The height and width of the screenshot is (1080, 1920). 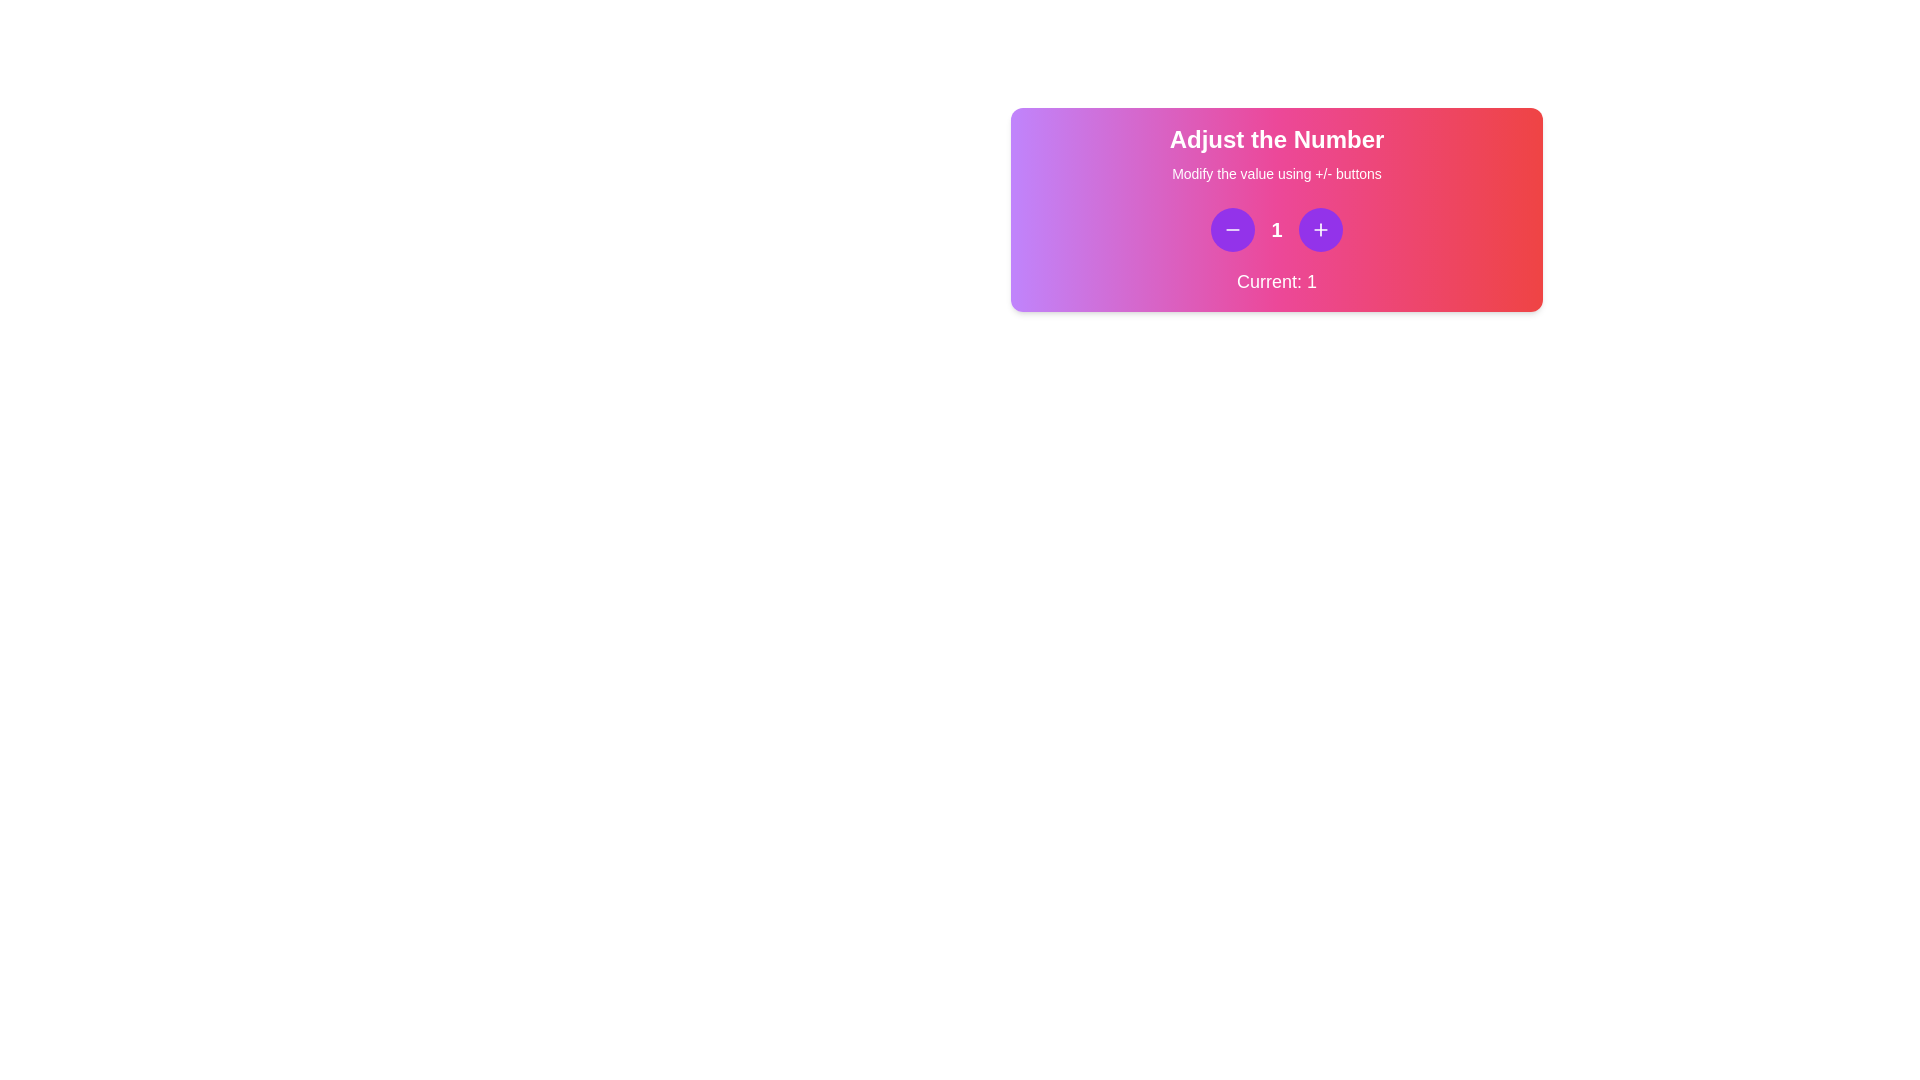 I want to click on the circular button with the decrease icon, which is the leftmost button in the 'Adjust the Number' section, so click(x=1232, y=229).